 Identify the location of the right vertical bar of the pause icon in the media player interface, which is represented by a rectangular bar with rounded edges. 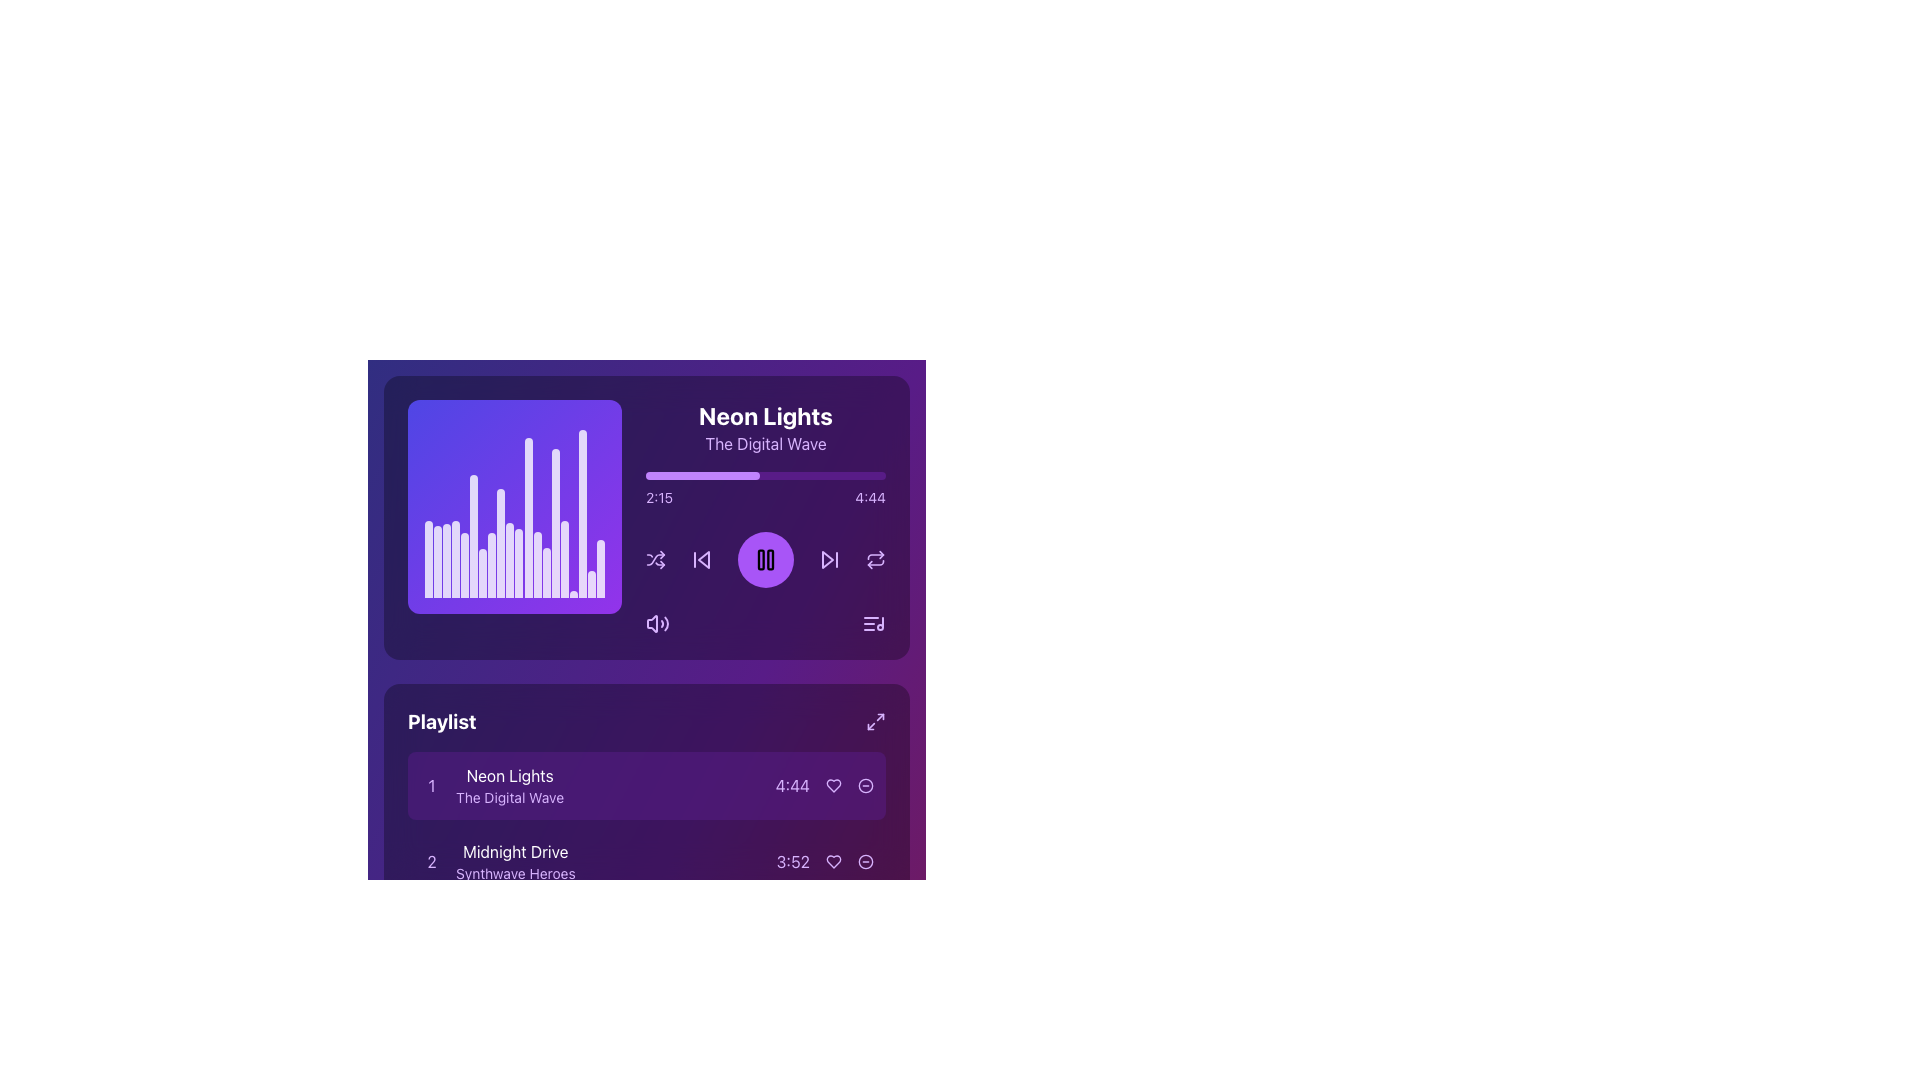
(769, 559).